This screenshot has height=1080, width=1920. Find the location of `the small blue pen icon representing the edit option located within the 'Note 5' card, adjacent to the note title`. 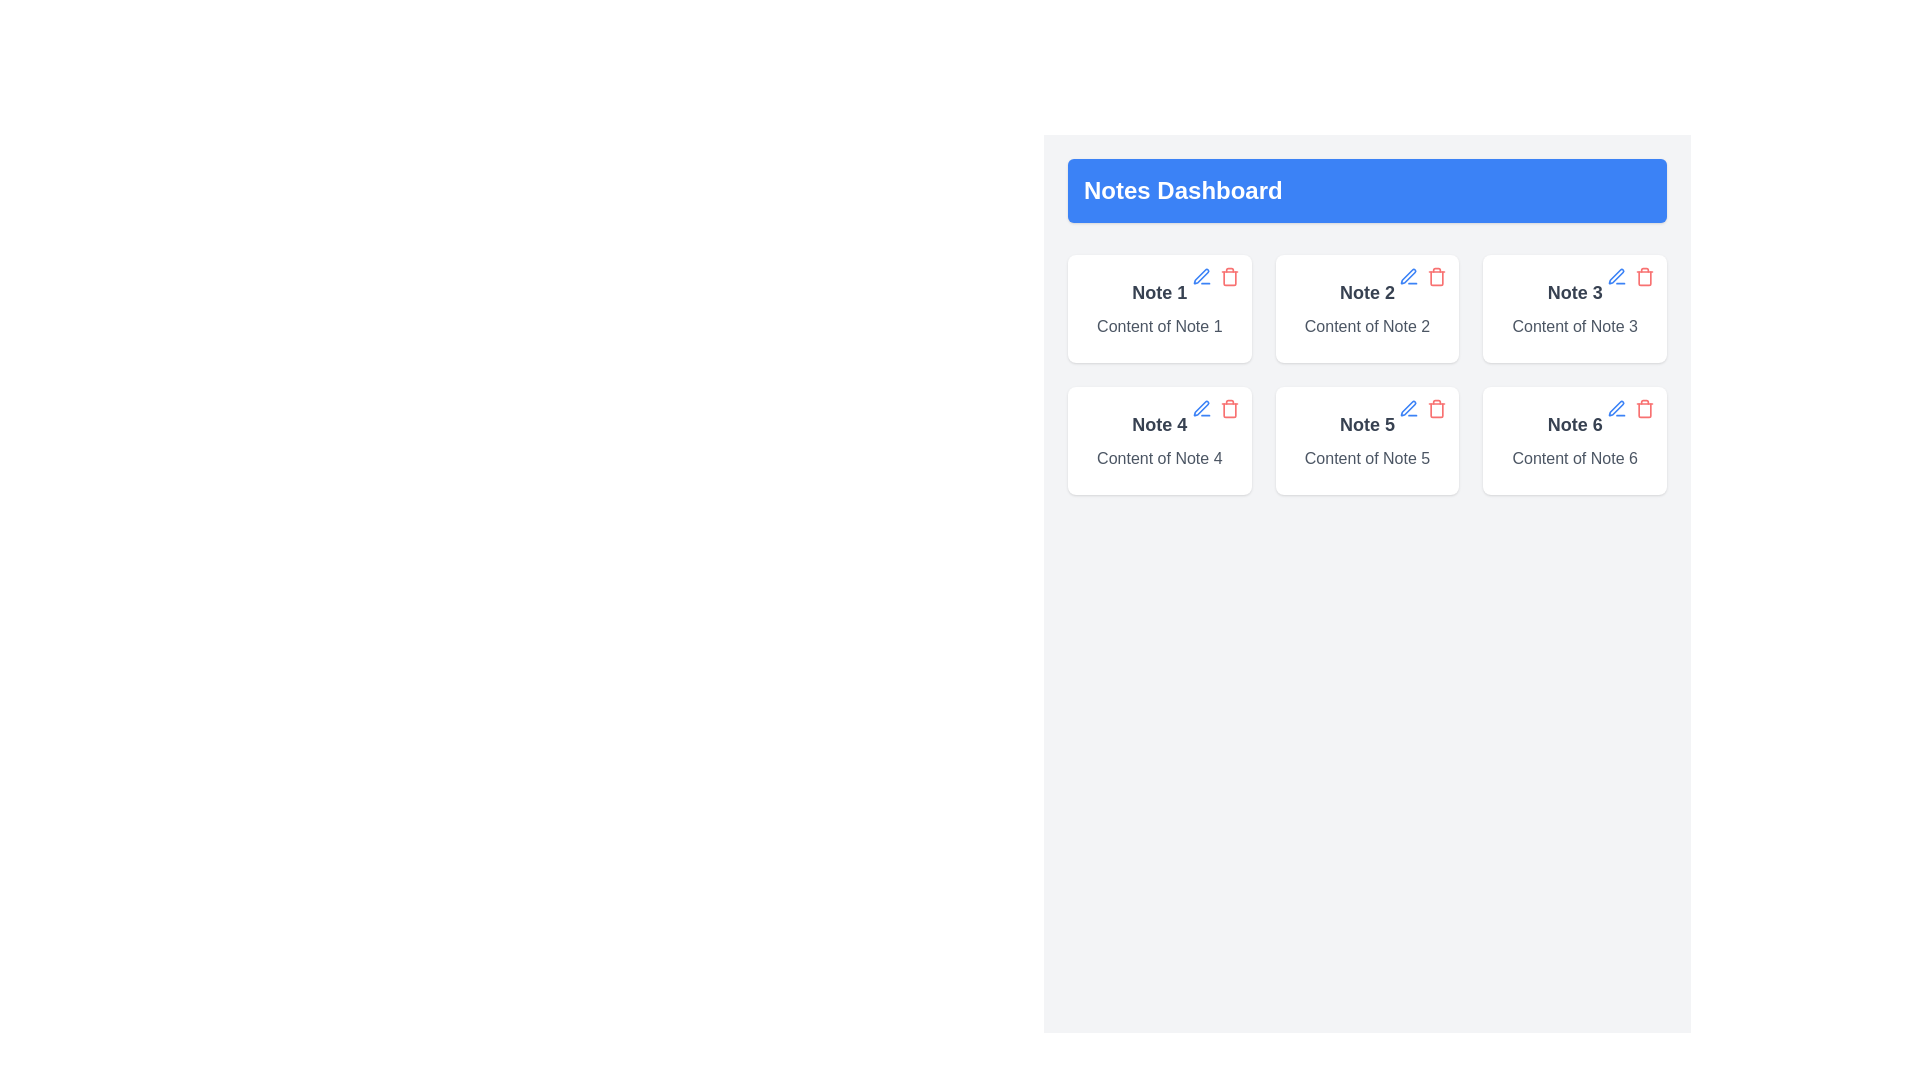

the small blue pen icon representing the edit option located within the 'Note 5' card, adjacent to the note title is located at coordinates (1408, 407).